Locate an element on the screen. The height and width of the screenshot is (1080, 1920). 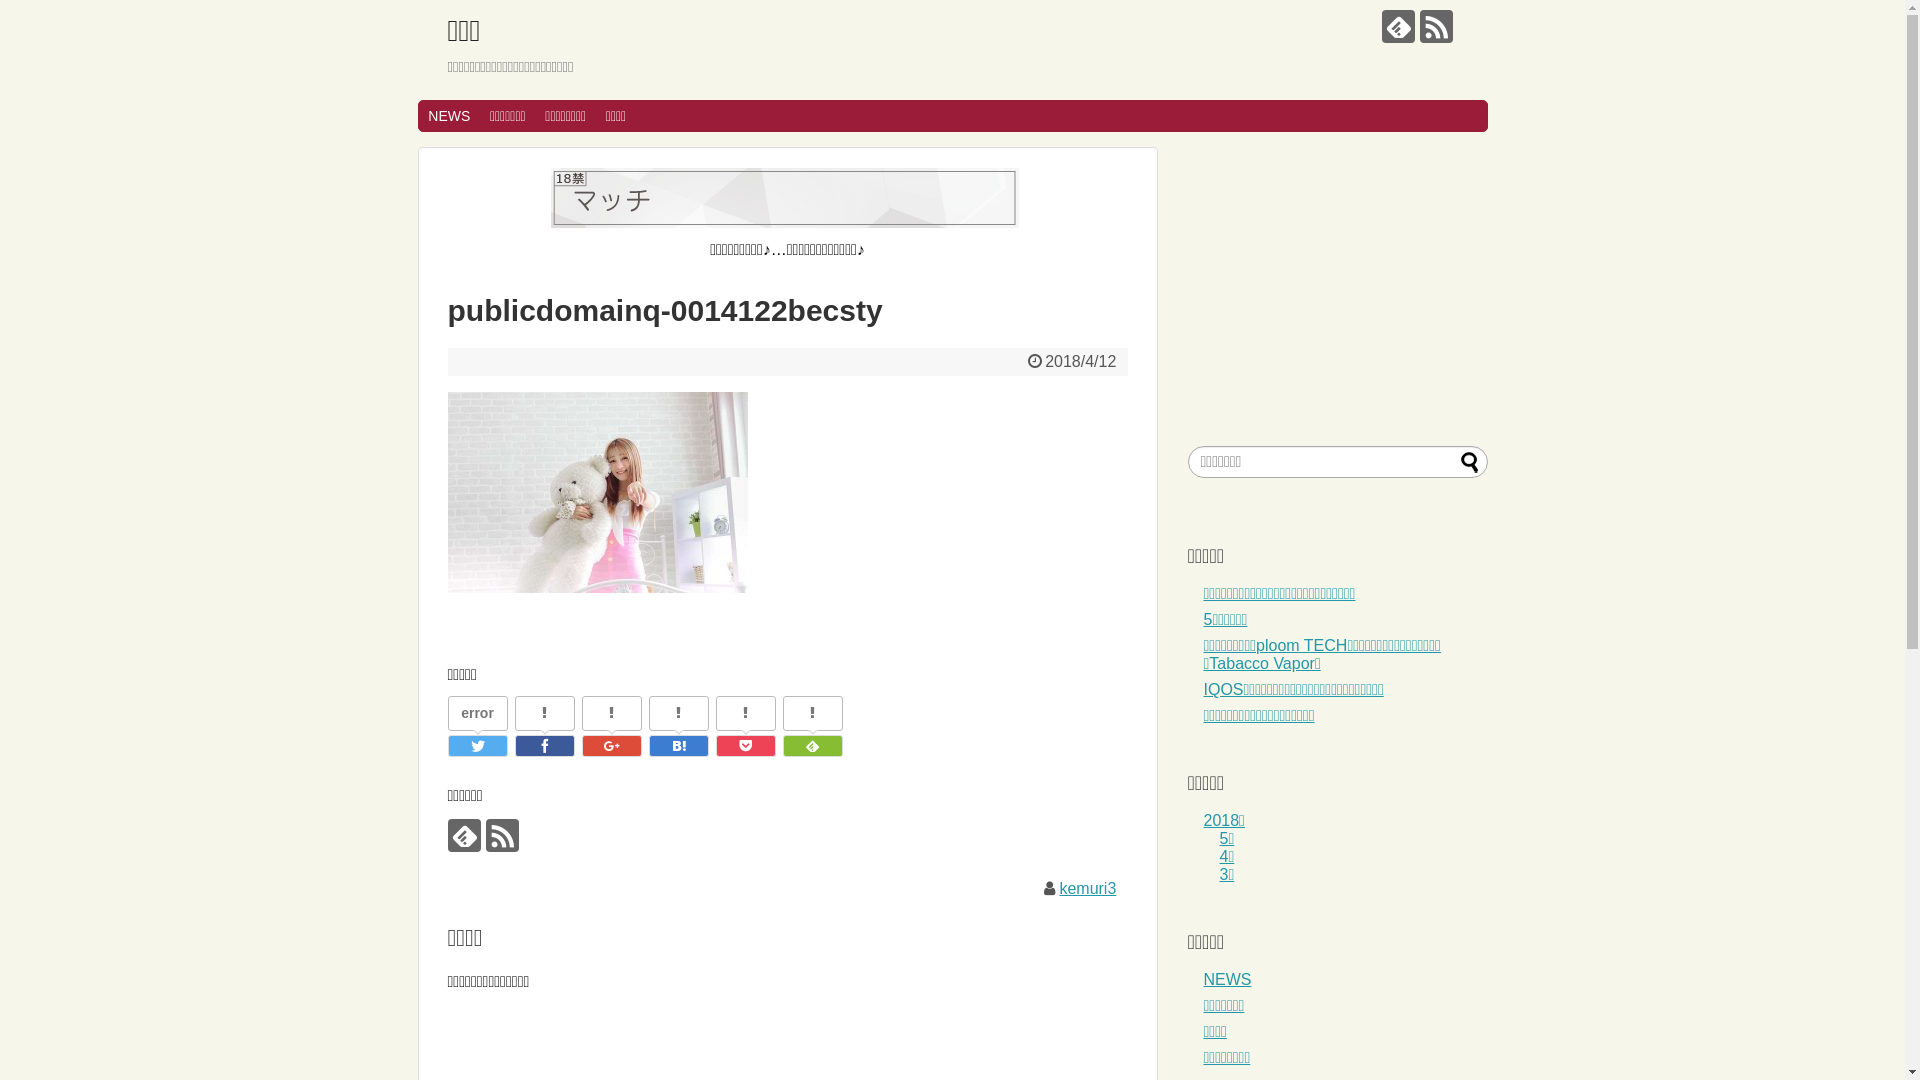
'NEWS' is located at coordinates (416, 115).